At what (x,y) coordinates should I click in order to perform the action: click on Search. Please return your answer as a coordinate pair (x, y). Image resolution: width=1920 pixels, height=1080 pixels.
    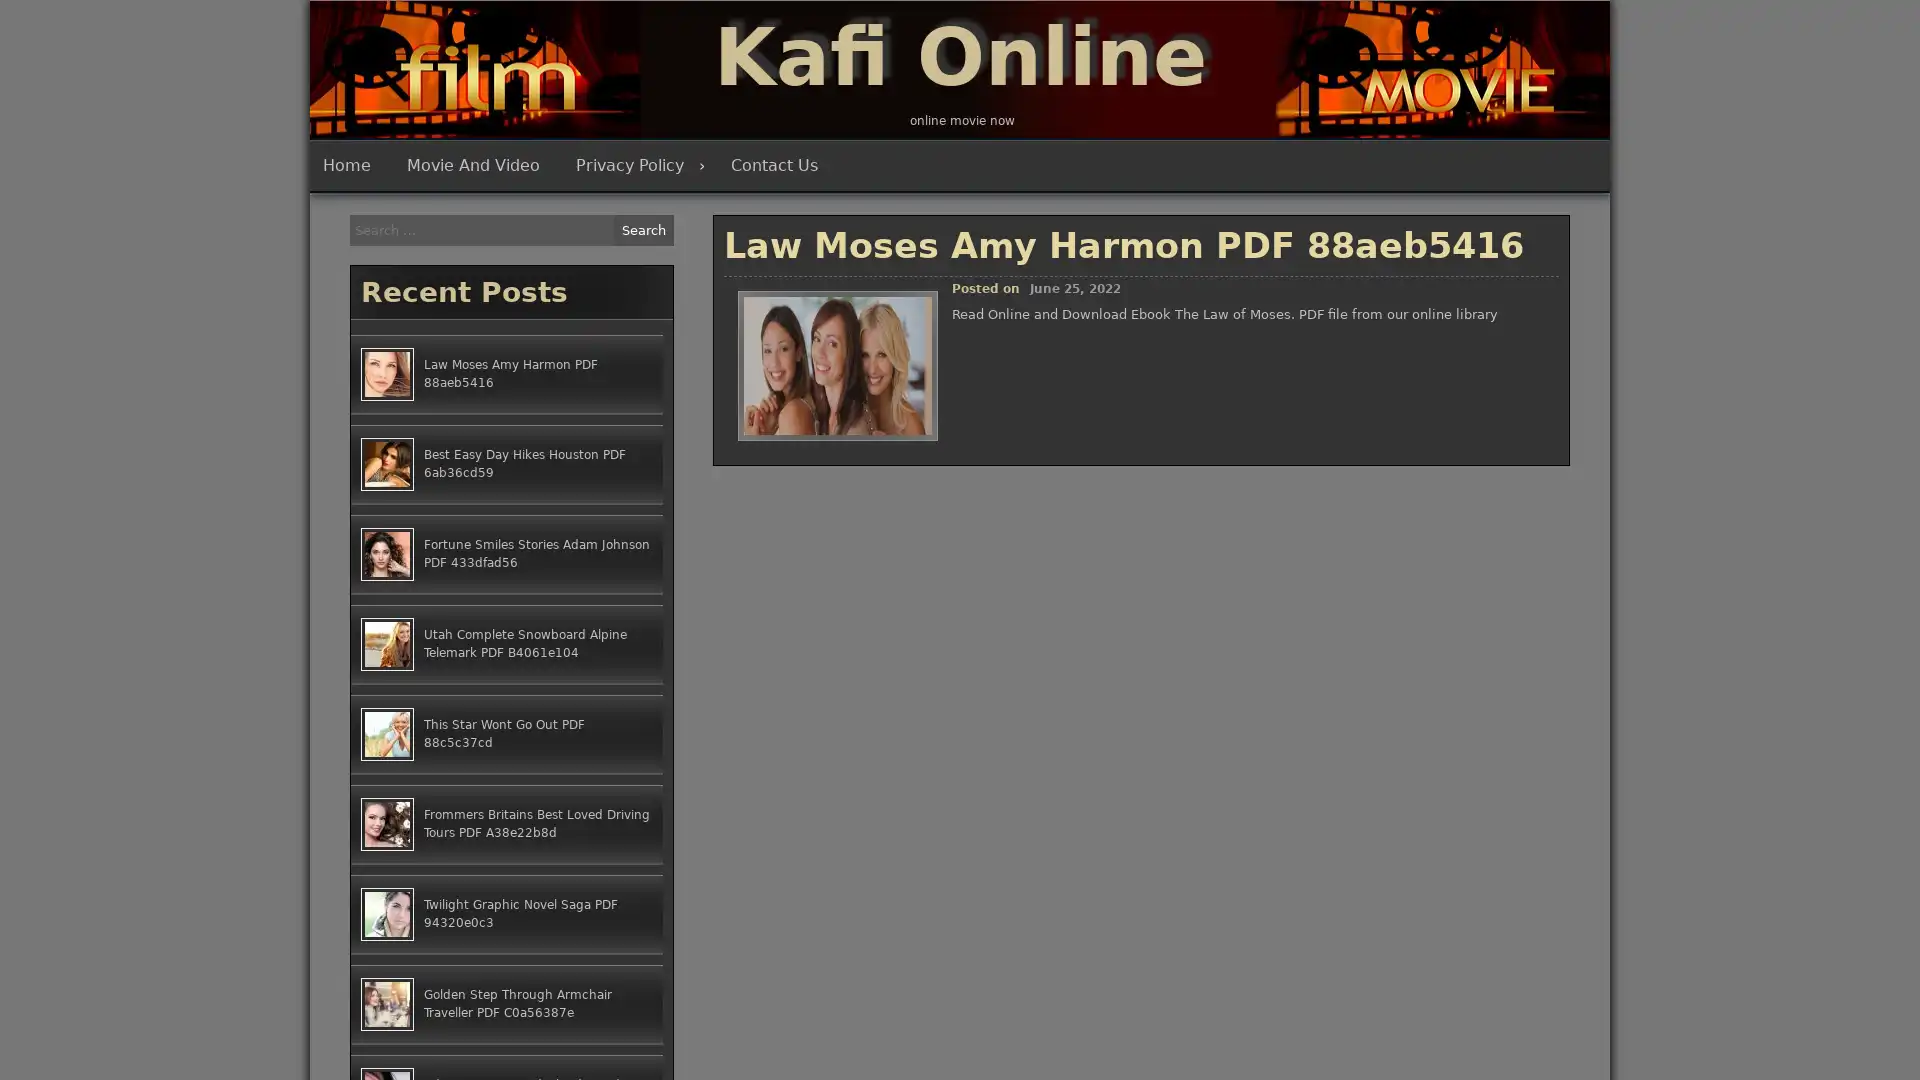
    Looking at the image, I should click on (643, 229).